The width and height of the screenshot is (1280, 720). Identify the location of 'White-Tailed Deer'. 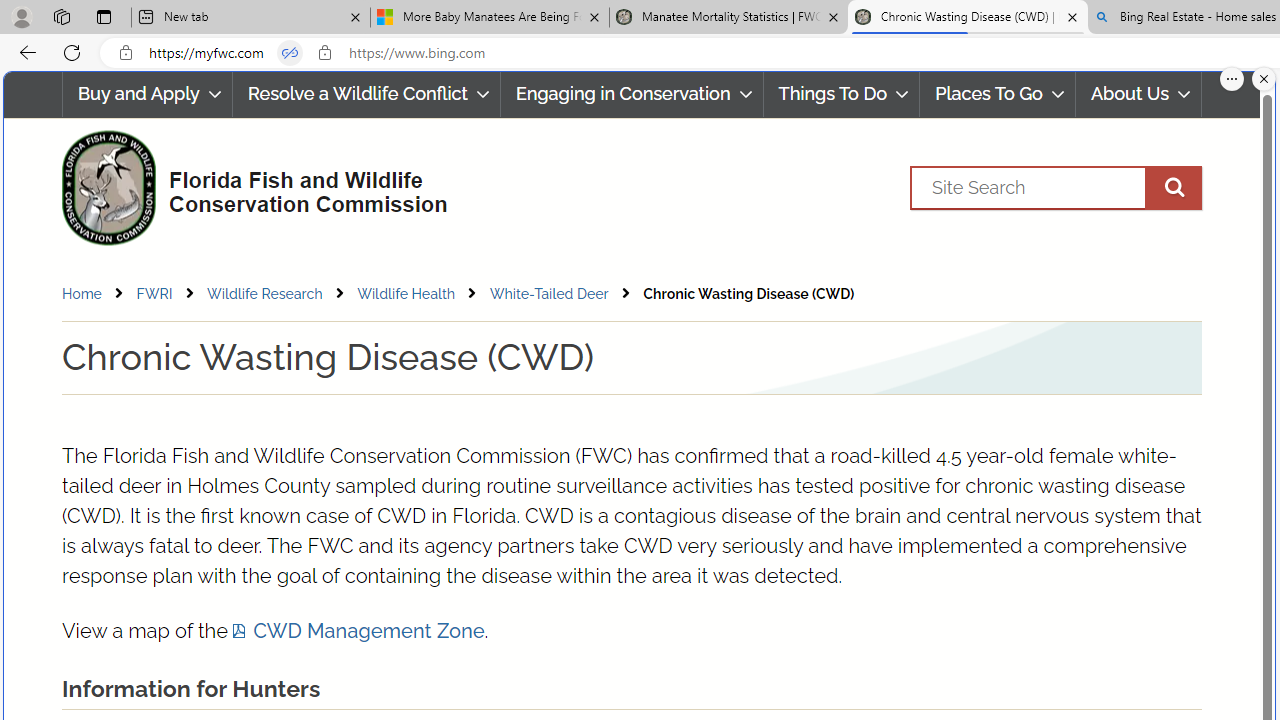
(549, 293).